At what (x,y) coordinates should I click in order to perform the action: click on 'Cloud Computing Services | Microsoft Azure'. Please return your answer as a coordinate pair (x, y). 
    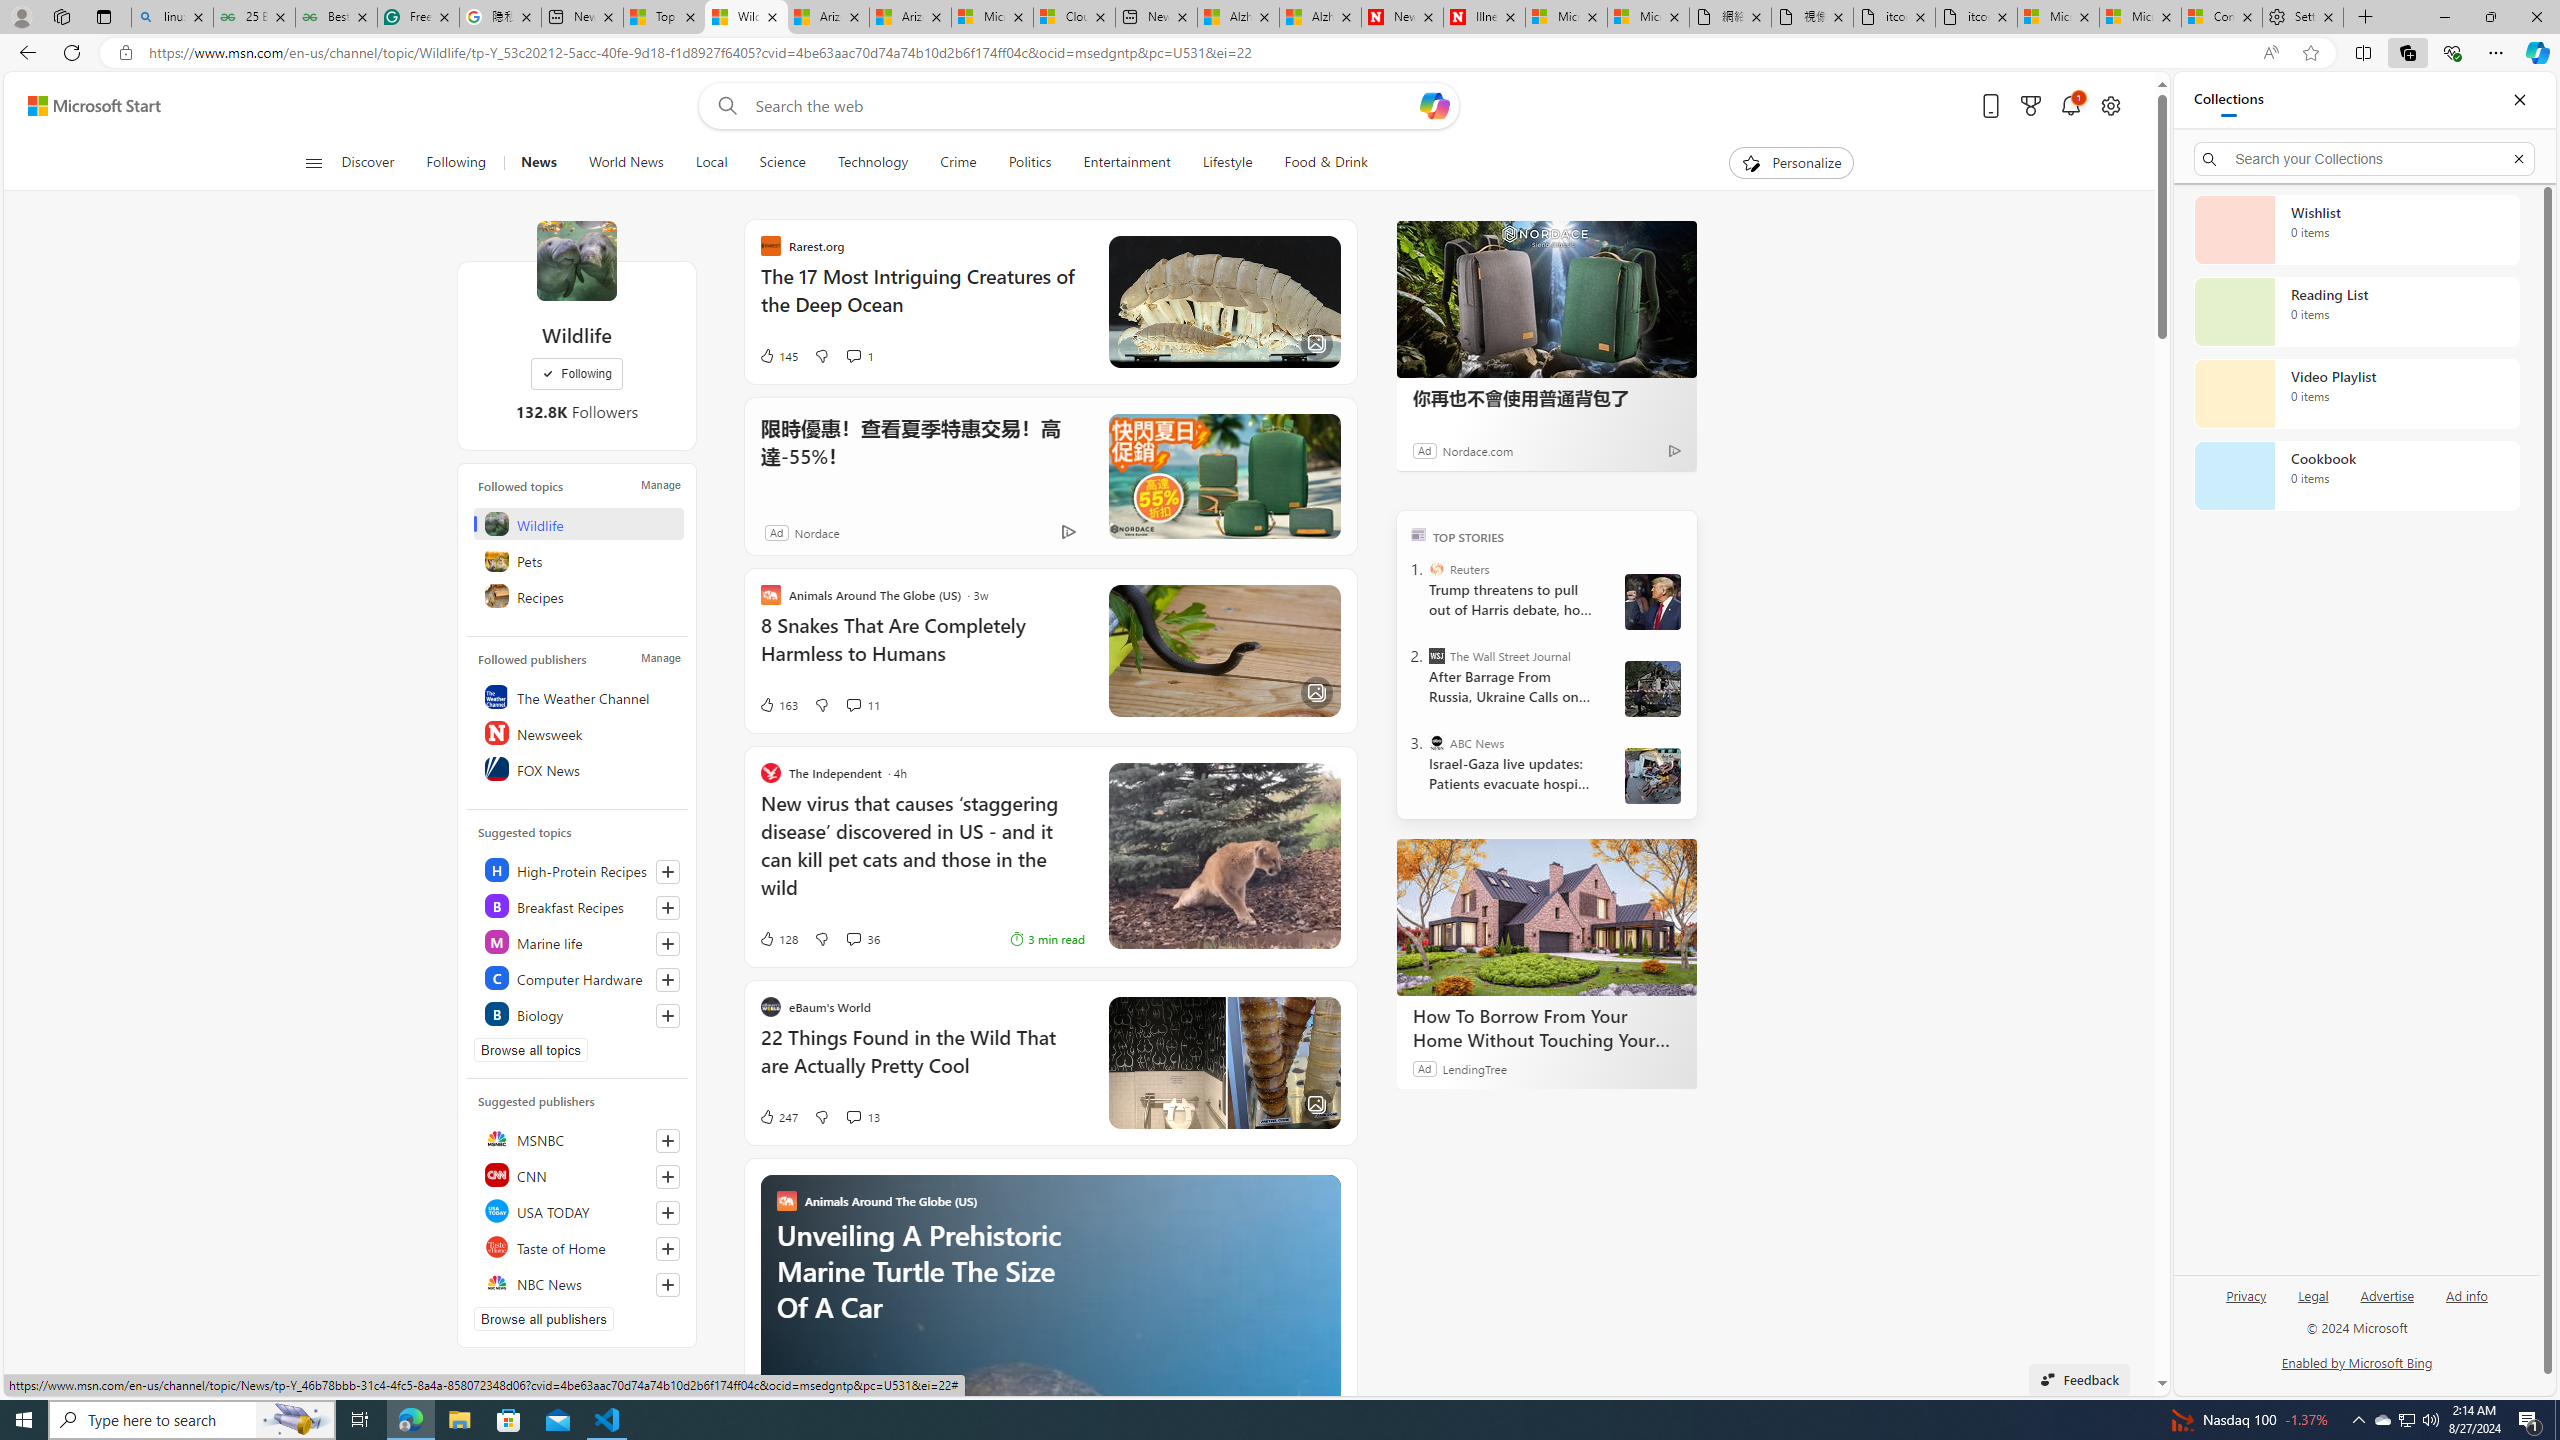
    Looking at the image, I should click on (1072, 16).